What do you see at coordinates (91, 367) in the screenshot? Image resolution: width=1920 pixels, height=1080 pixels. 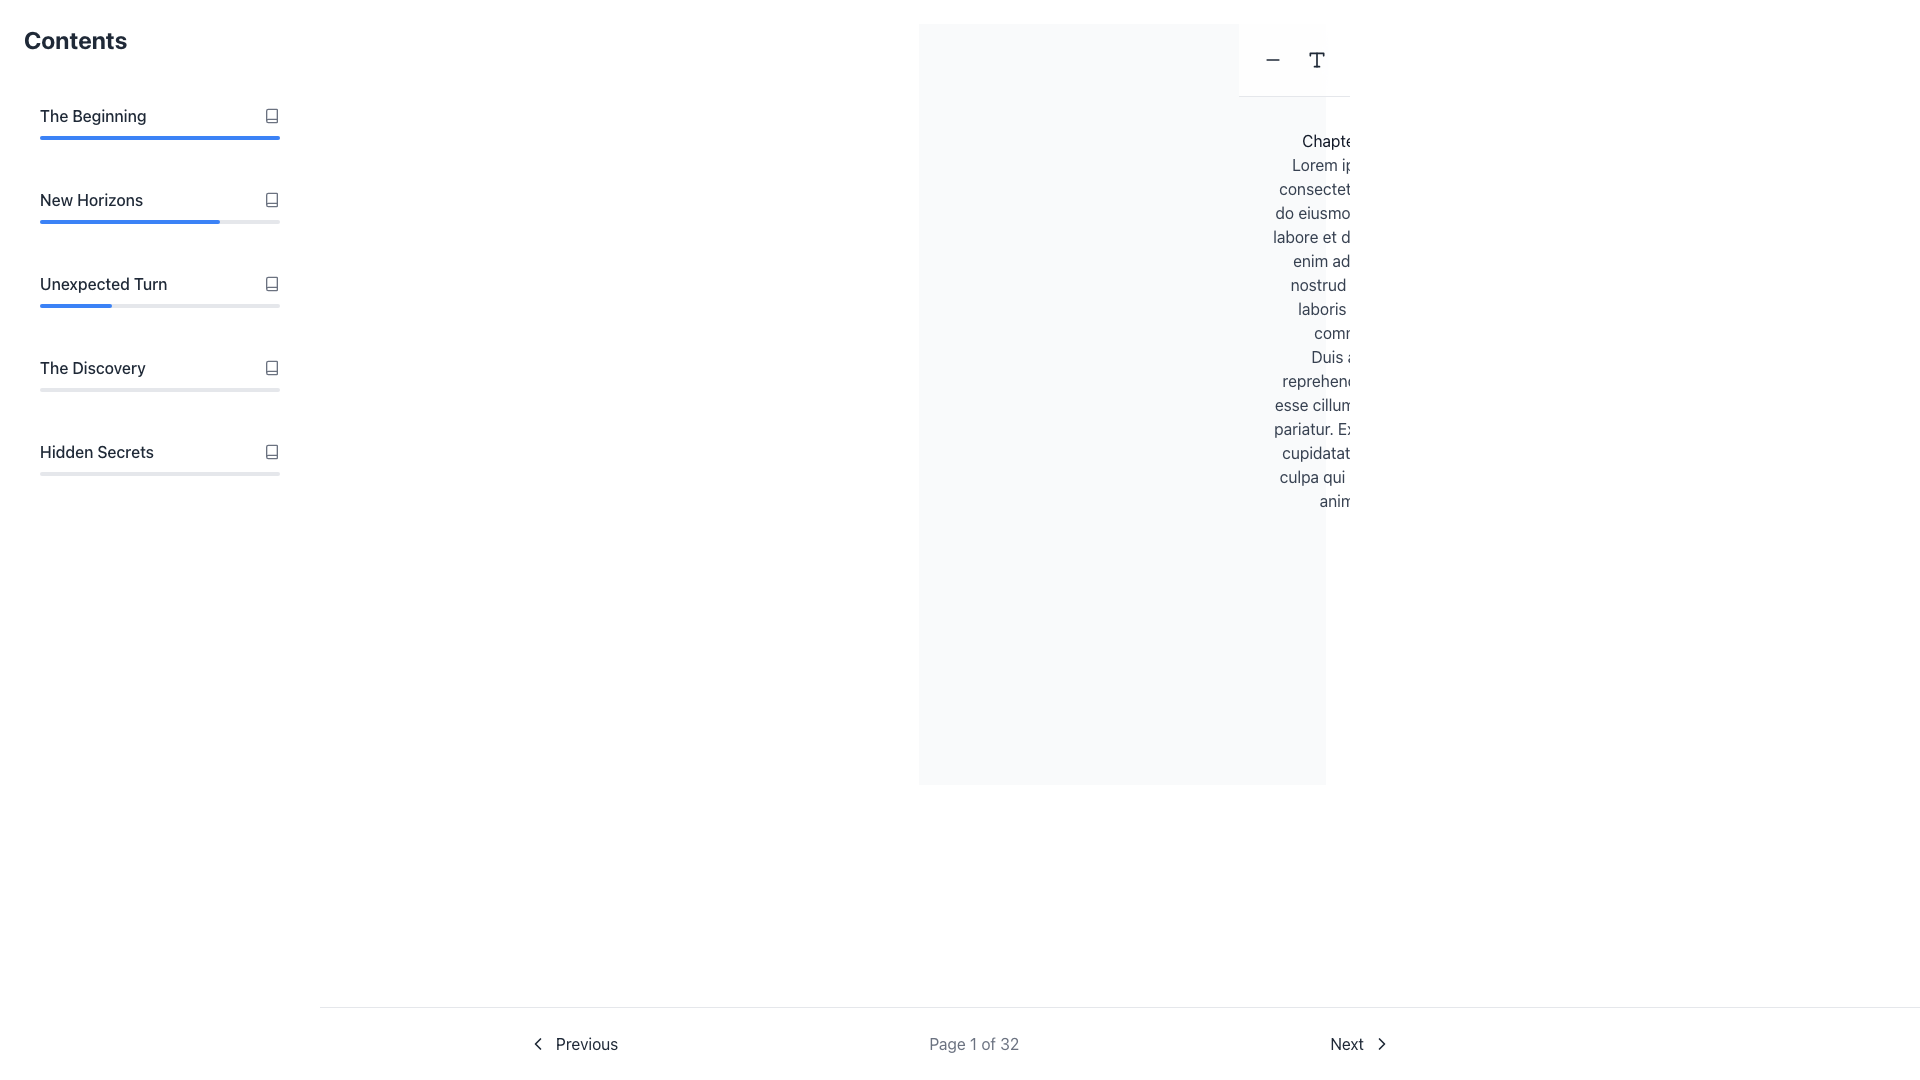 I see `the text label displaying 'The Discovery' in the left sidebar` at bounding box center [91, 367].